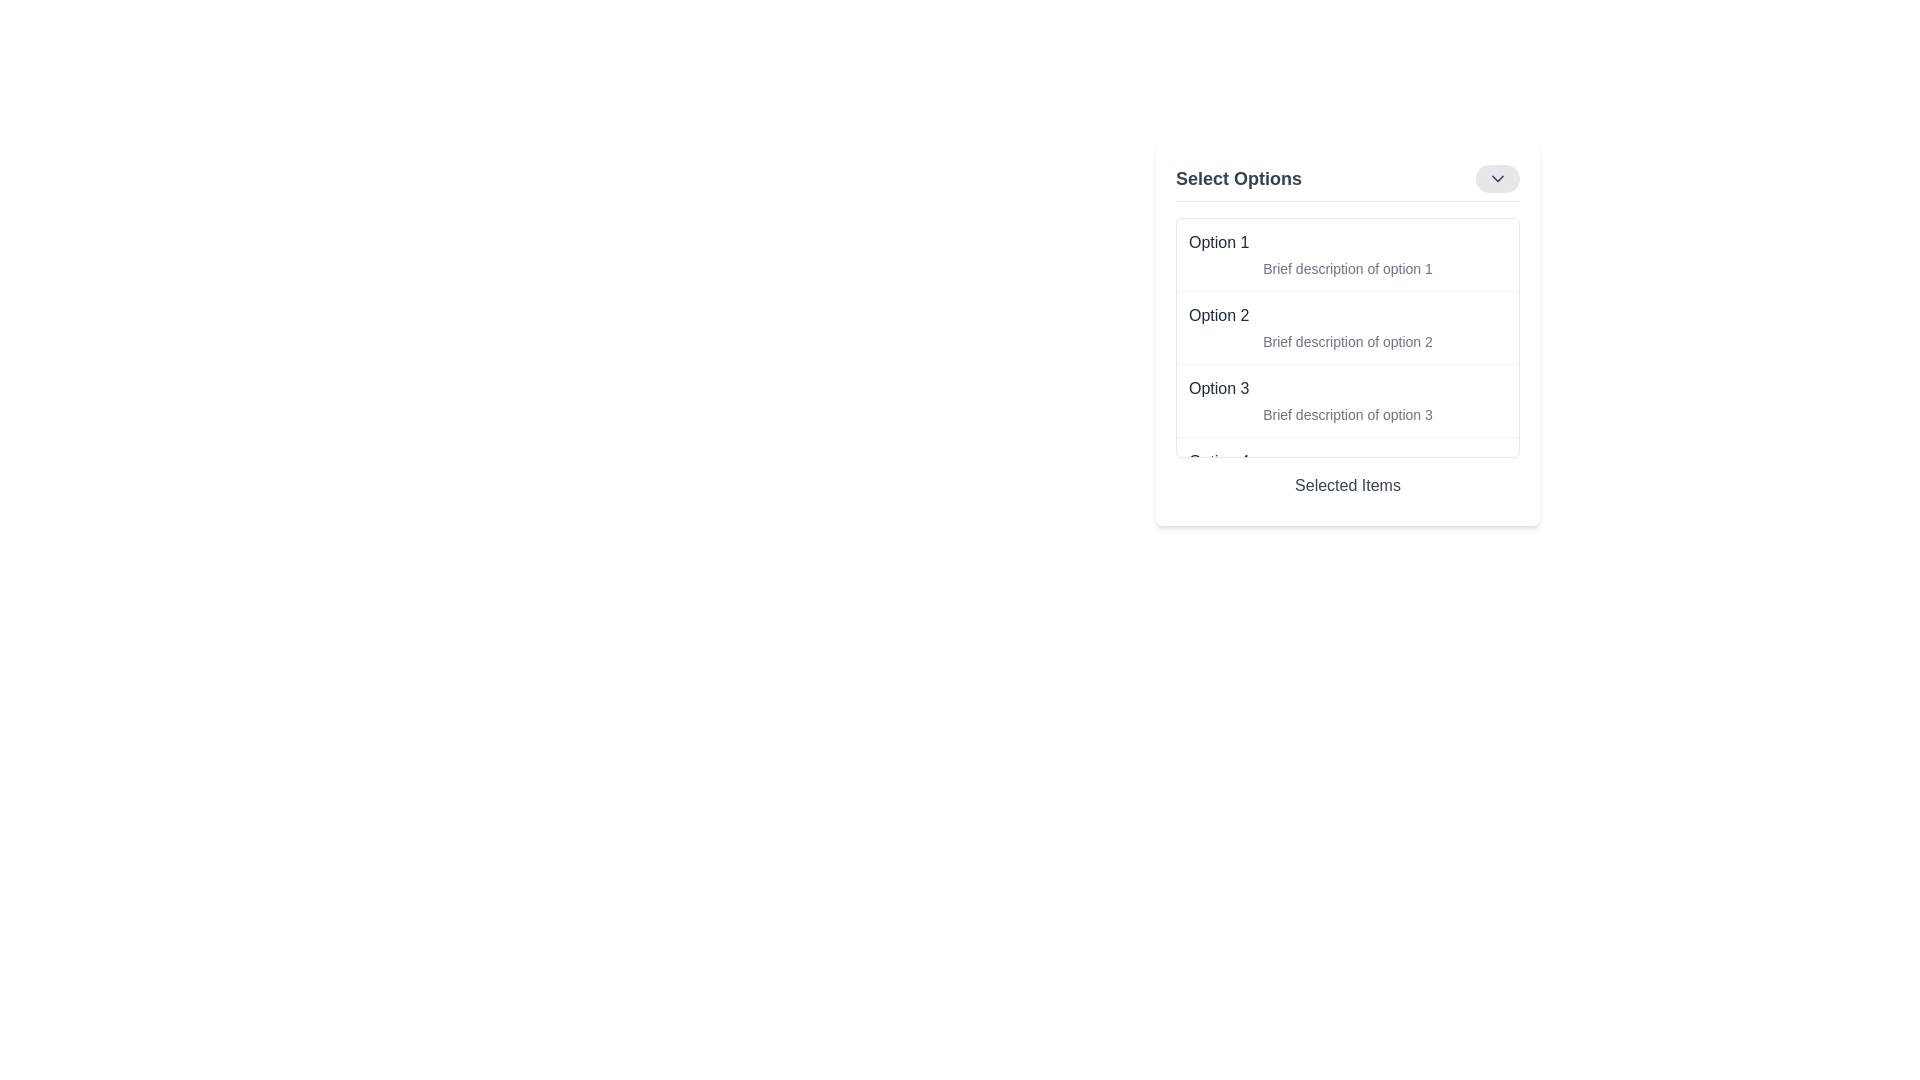 Image resolution: width=1920 pixels, height=1080 pixels. I want to click on the Dropdown toggle button with a light gray background and a downward-pointing chevron icon, located to the right of the 'Select Options' title, so click(1497, 177).